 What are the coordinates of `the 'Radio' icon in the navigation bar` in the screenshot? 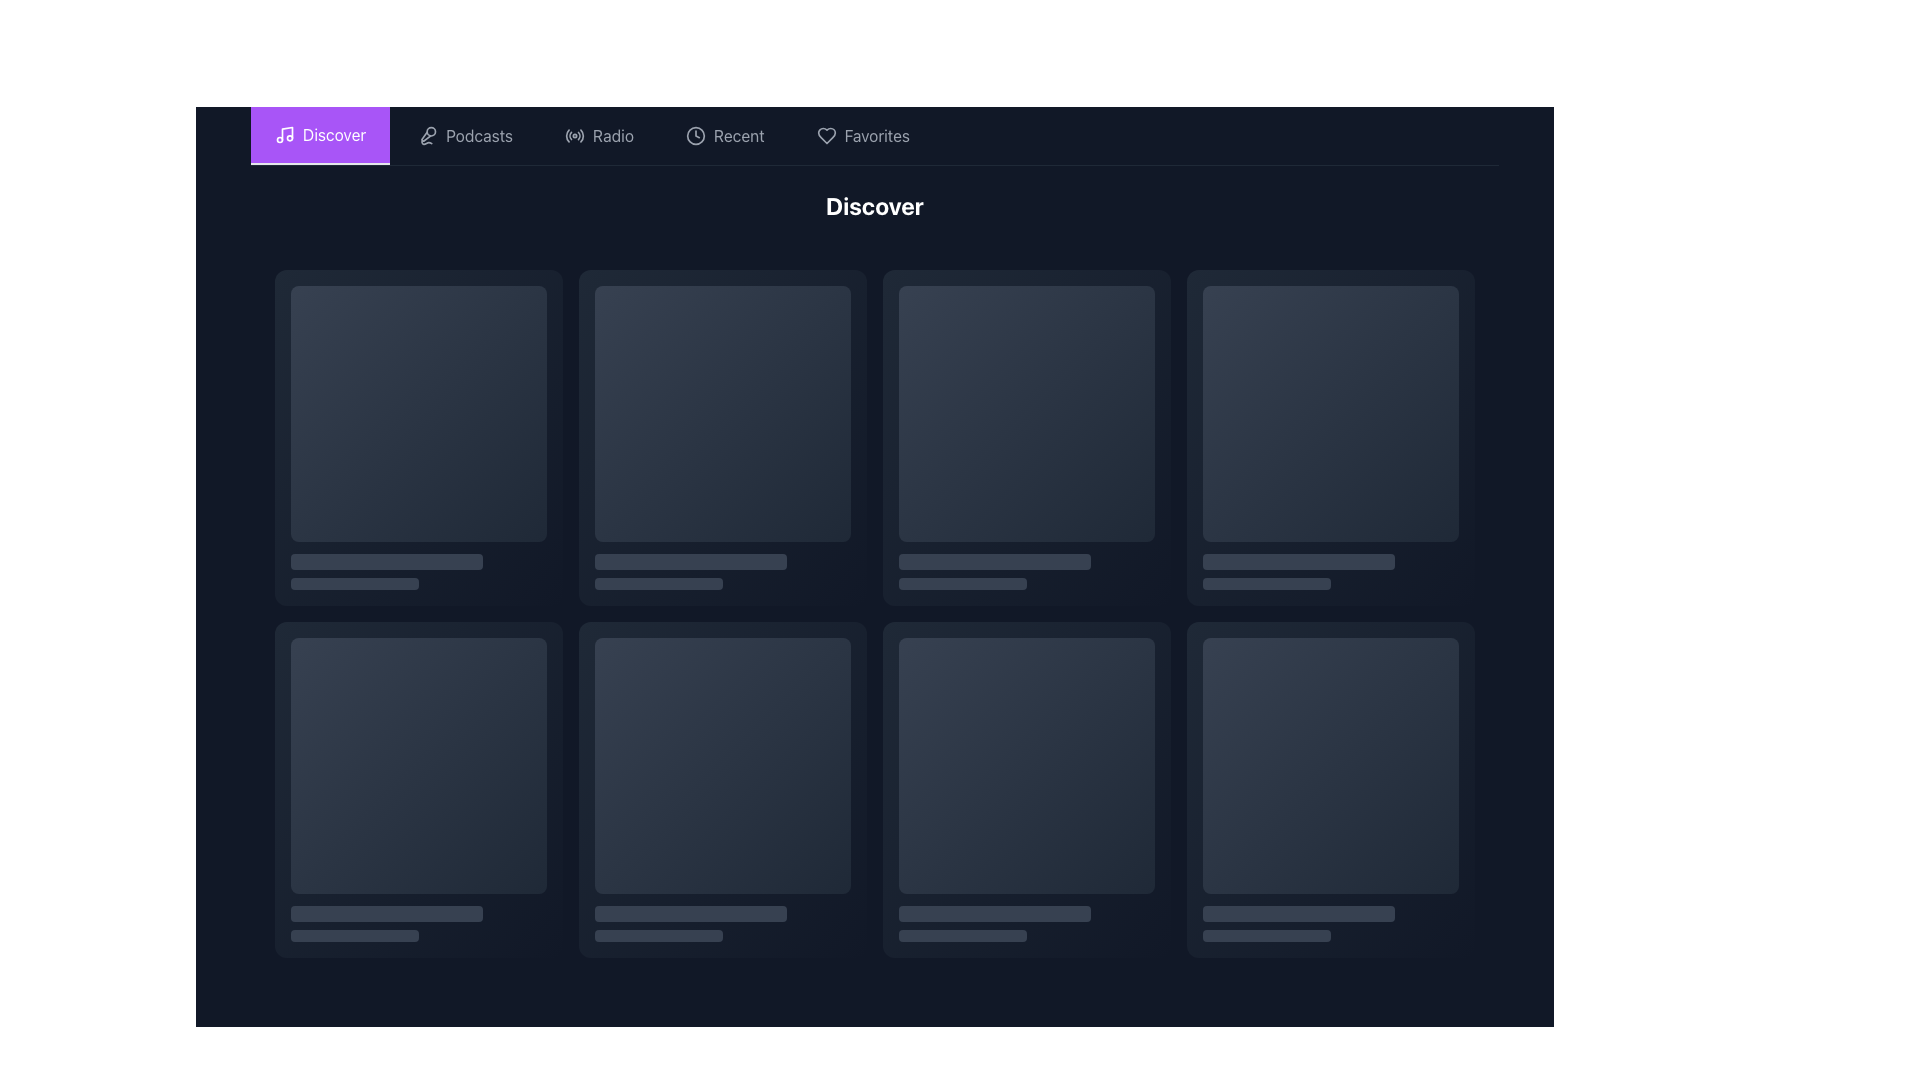 It's located at (574, 135).